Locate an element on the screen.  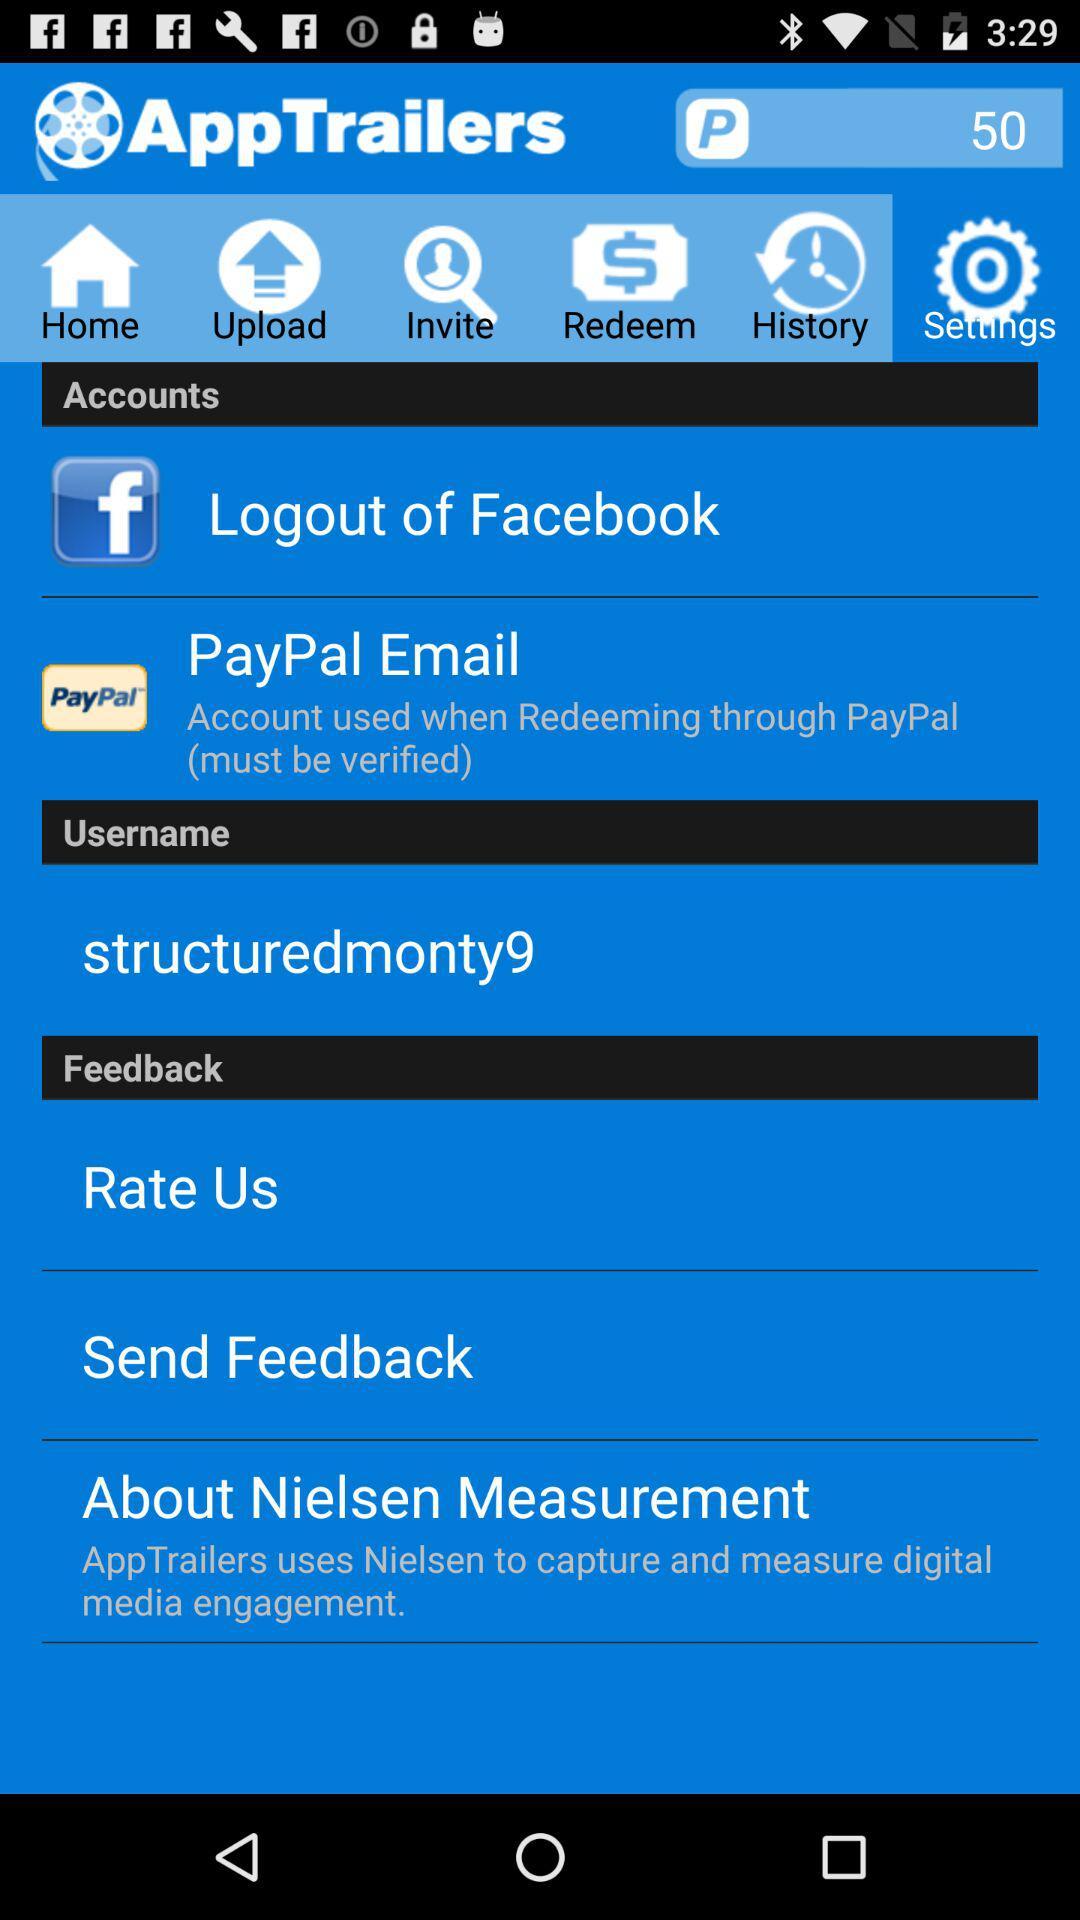
app below username icon is located at coordinates (308, 948).